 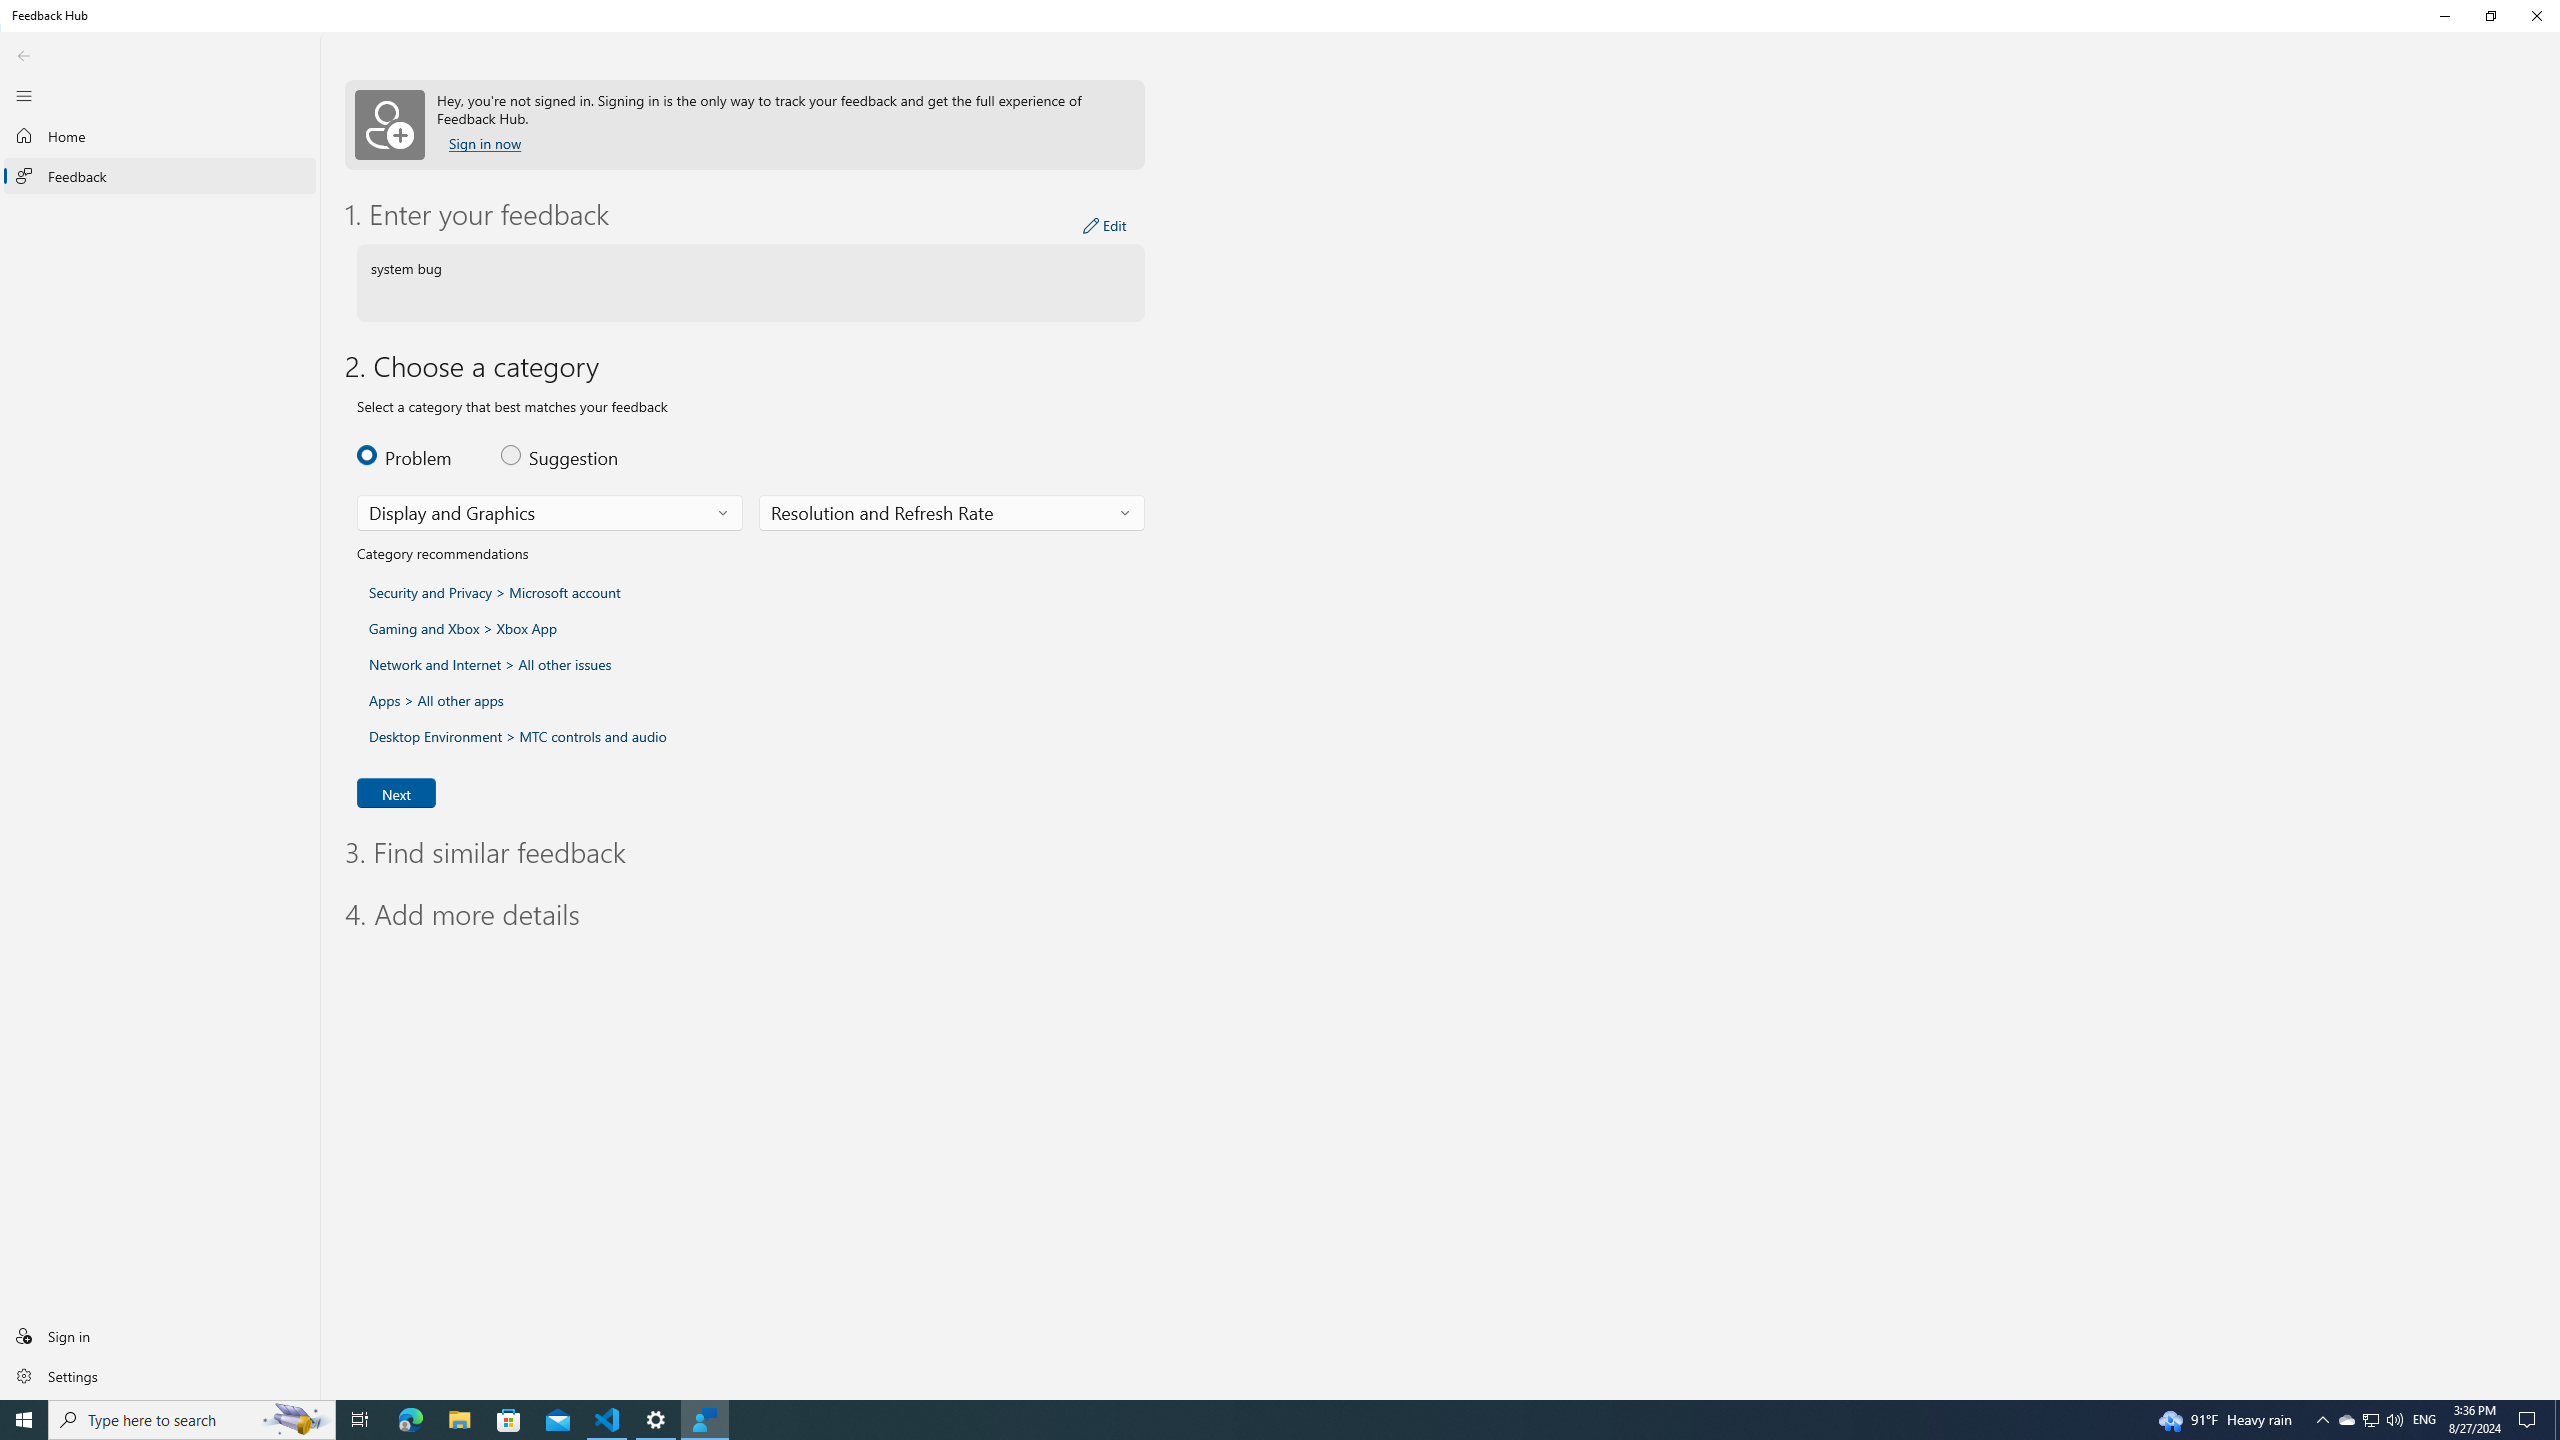 I want to click on 'Feedback category', so click(x=550, y=513).